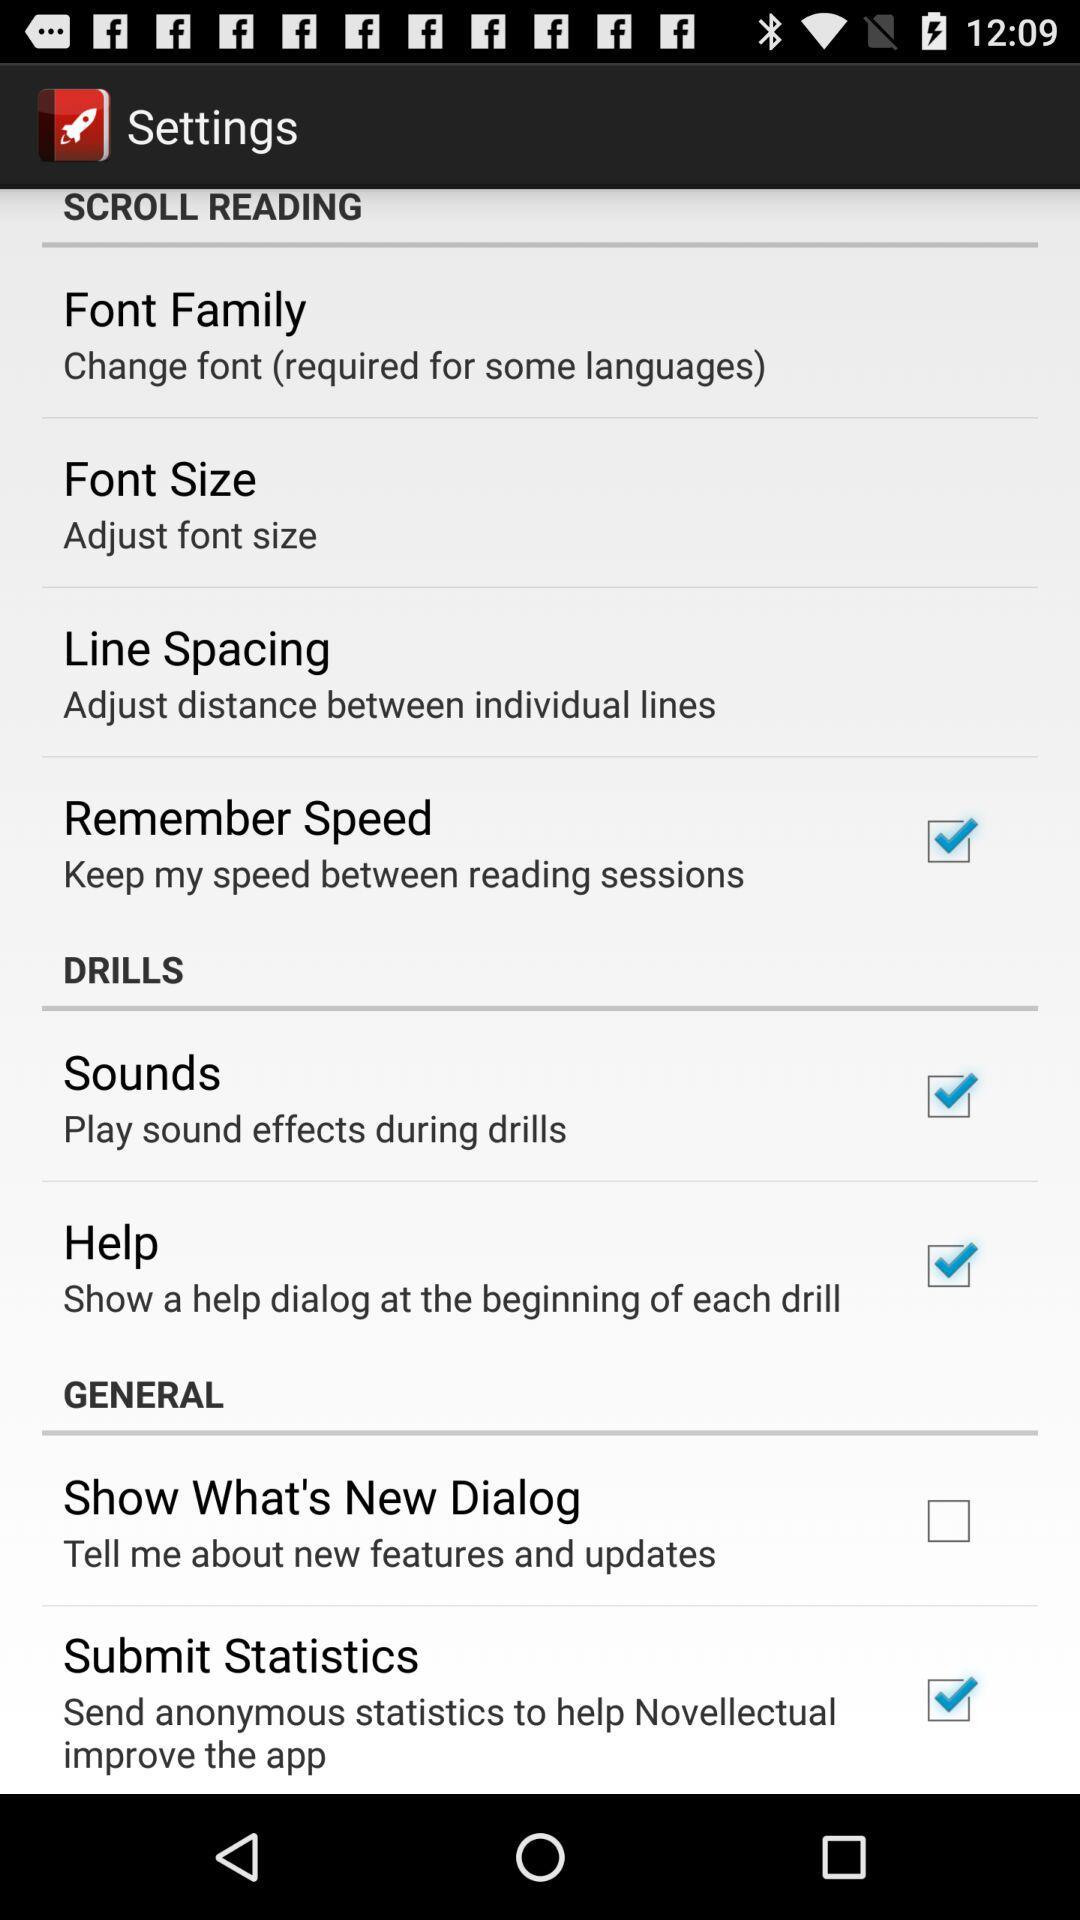 The width and height of the screenshot is (1080, 1920). Describe the element at coordinates (247, 816) in the screenshot. I see `item above the keep my speed app` at that location.